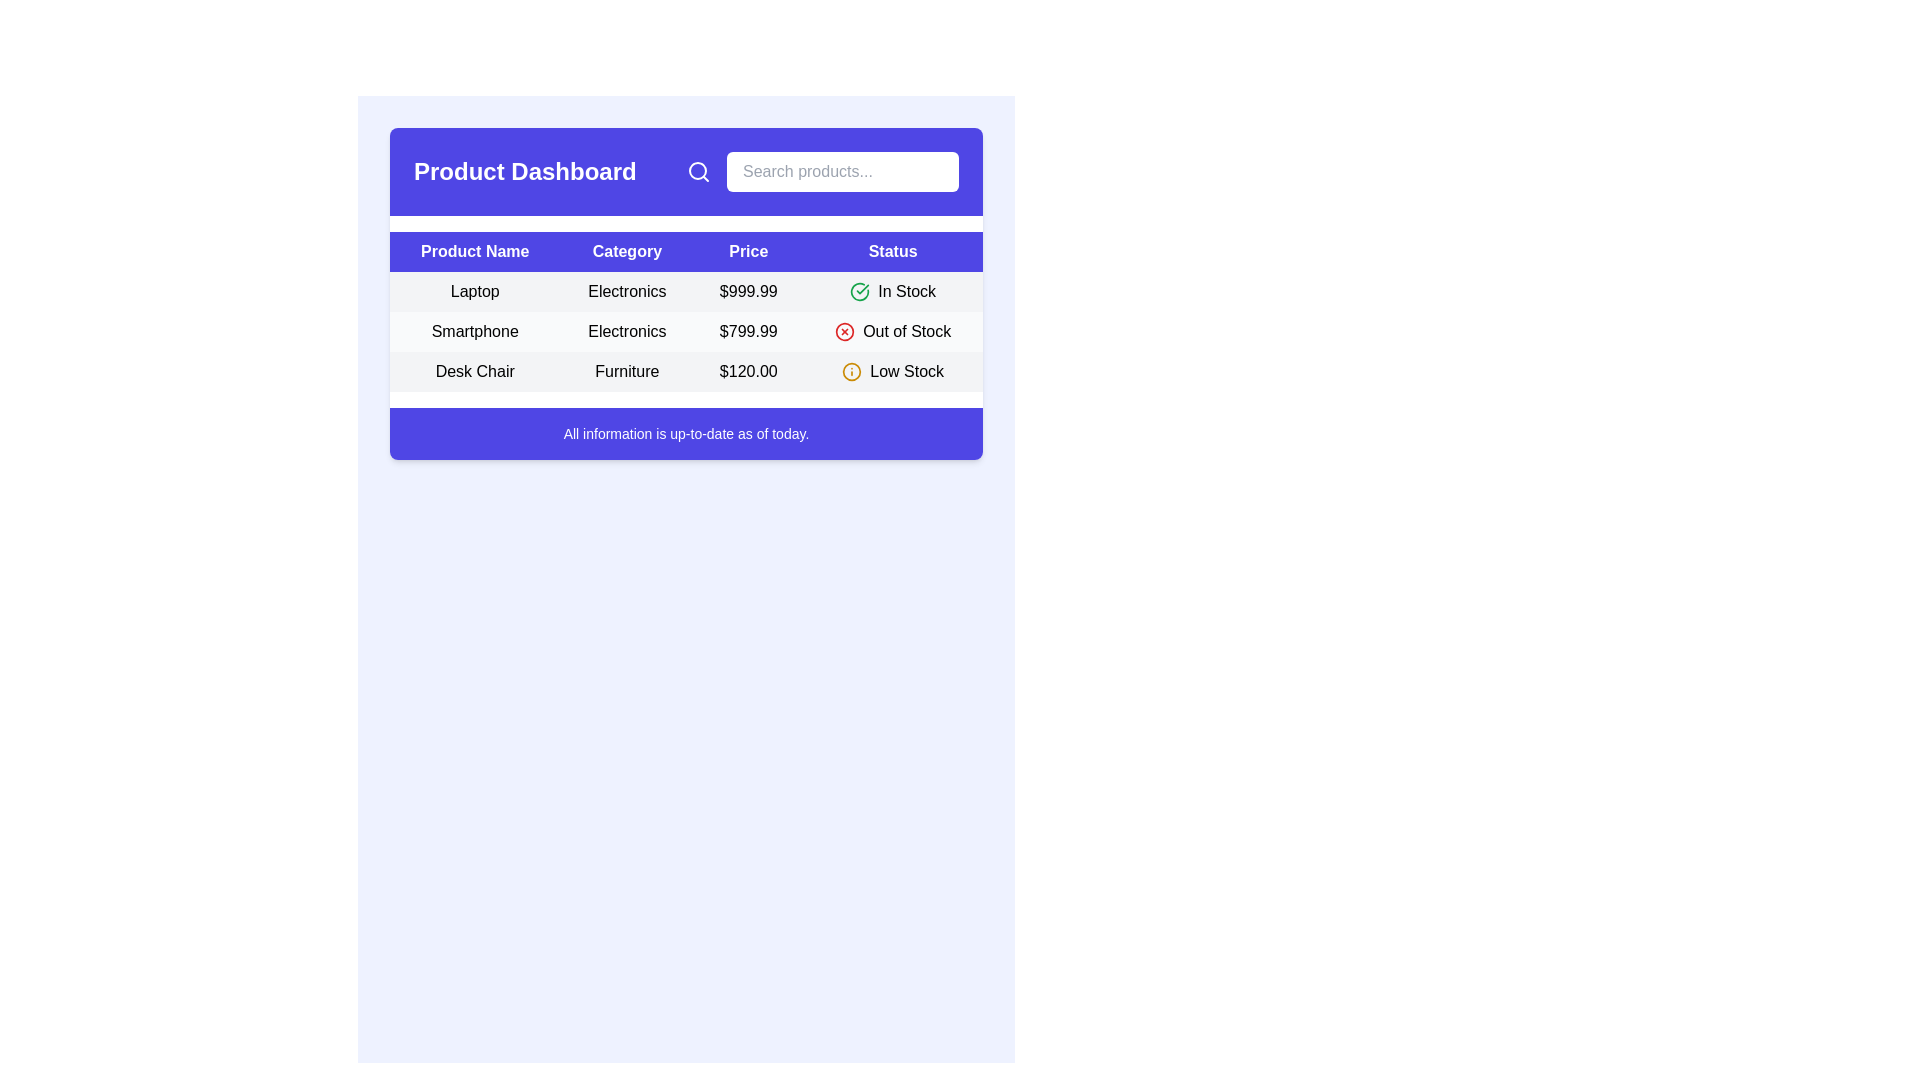 The image size is (1920, 1080). What do you see at coordinates (906, 371) in the screenshot?
I see `text label indicating the inventory status for the corresponding product, which is positioned in the last row of the 'Status' column in a three-row table, highlighting limited supply` at bounding box center [906, 371].